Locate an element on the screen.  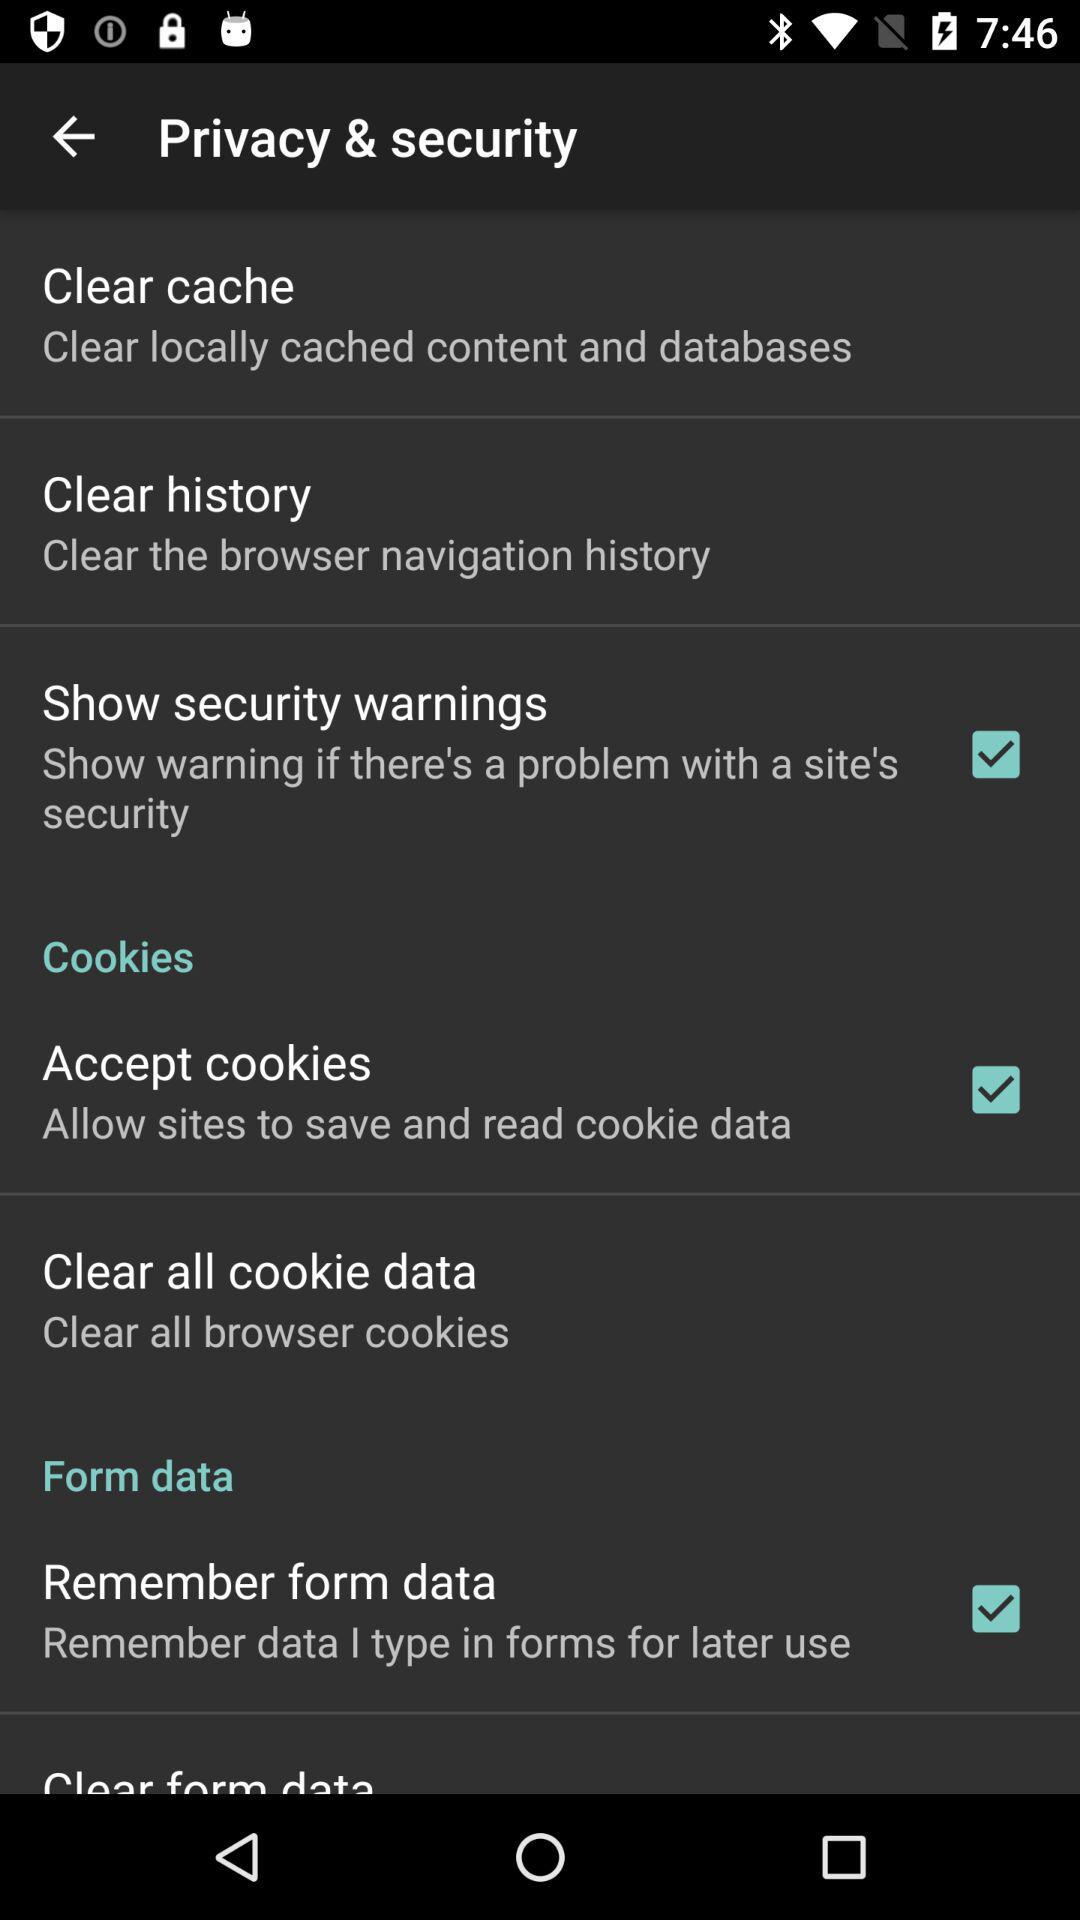
app next to the privacy & security is located at coordinates (72, 135).